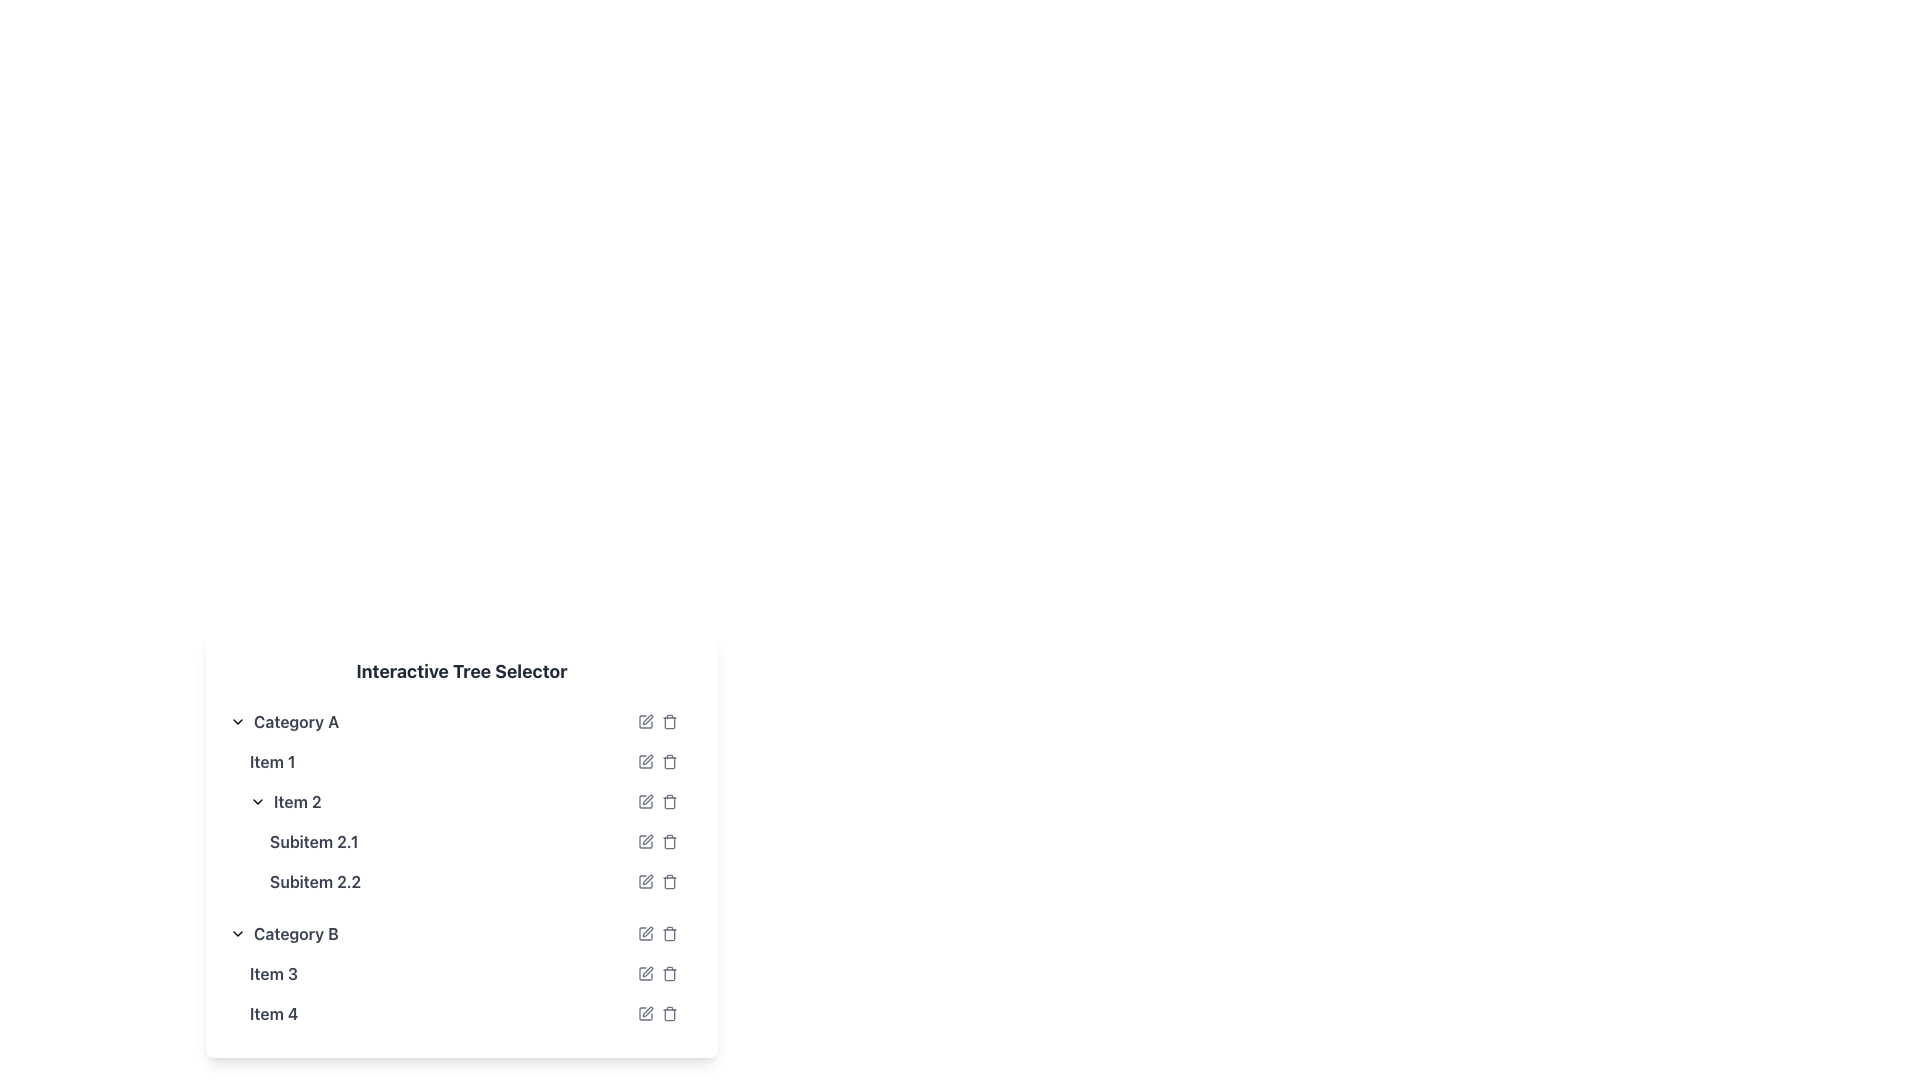  I want to click on the delete icon button located as the second inline item in the small button group to the right of 'Item 2', so click(670, 801).